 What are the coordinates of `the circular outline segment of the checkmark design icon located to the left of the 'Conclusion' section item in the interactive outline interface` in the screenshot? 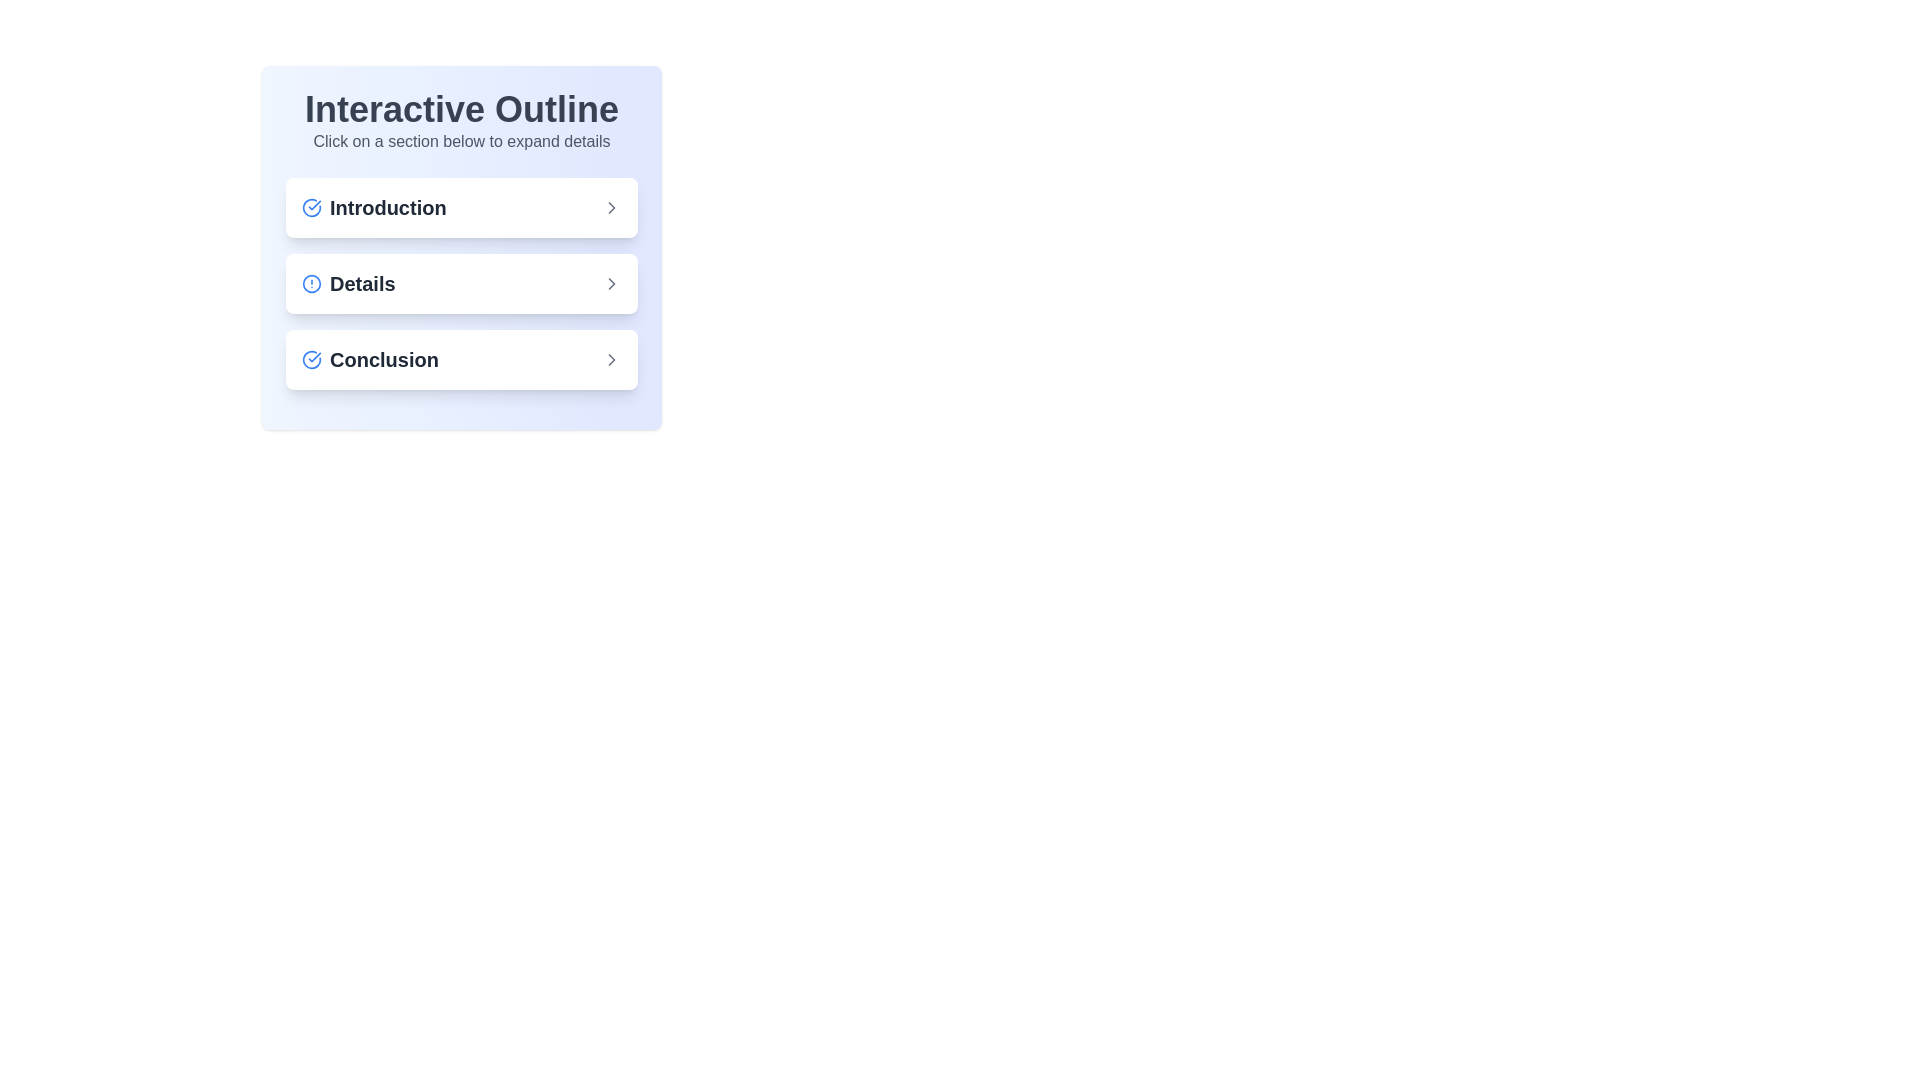 It's located at (311, 358).